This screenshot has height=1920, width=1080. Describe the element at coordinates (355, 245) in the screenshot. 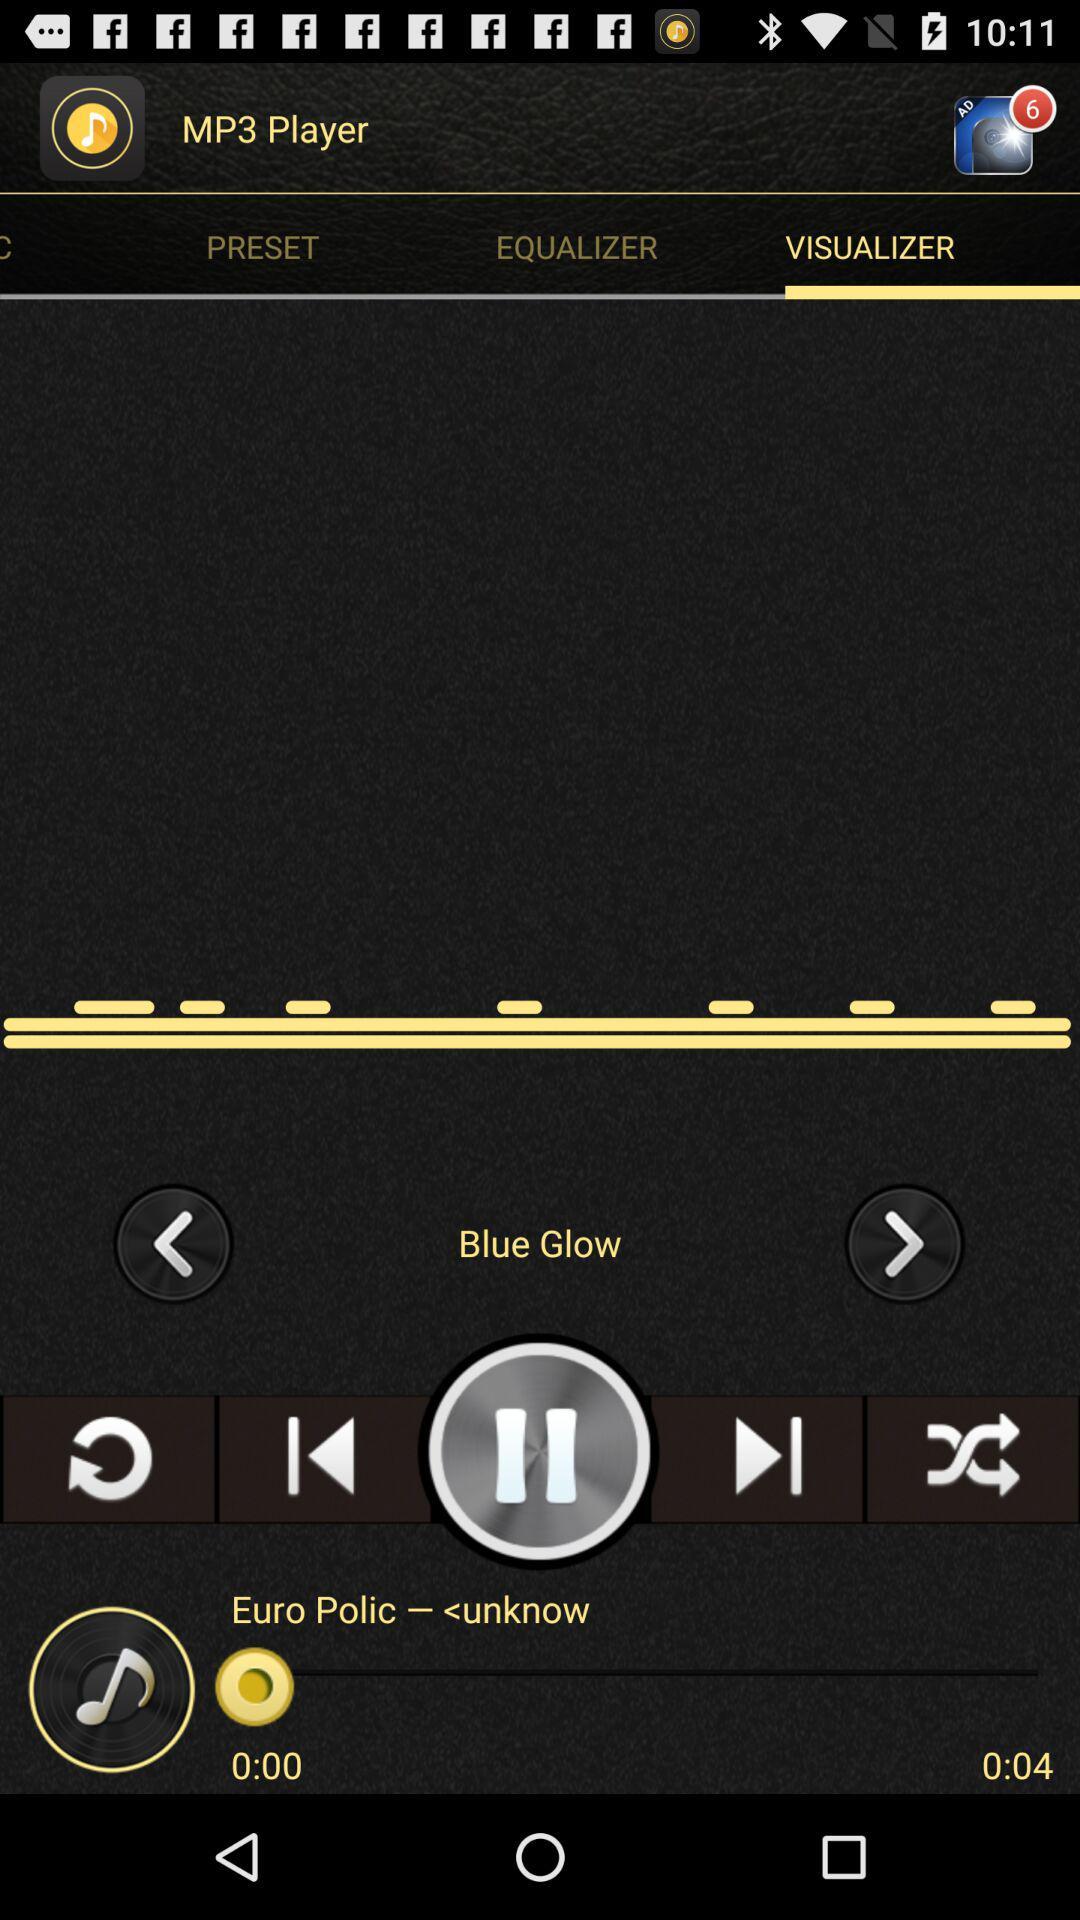

I see `item next to the visualizer` at that location.